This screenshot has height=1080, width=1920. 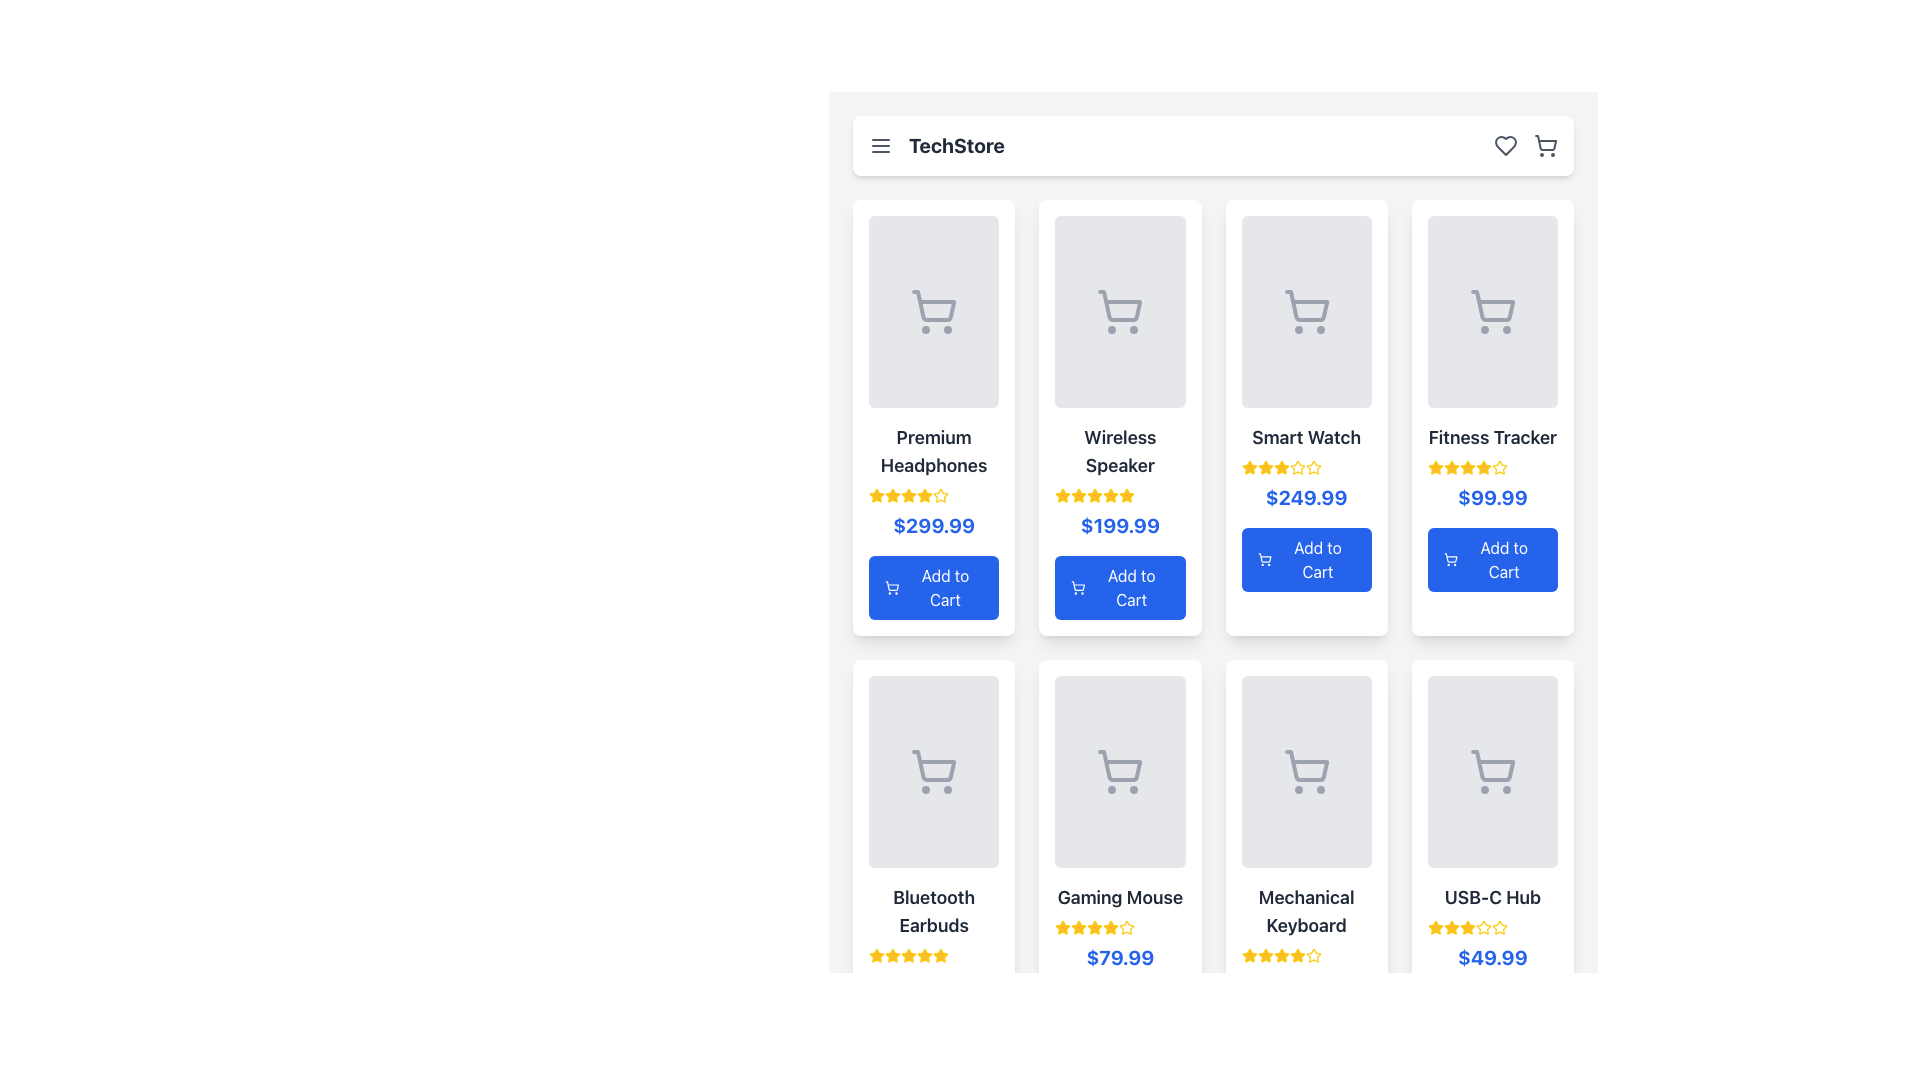 I want to click on the star icon representing the average user rating for the 'Premium Headphones' product card located in the upper left corner of the product grid, so click(x=877, y=495).